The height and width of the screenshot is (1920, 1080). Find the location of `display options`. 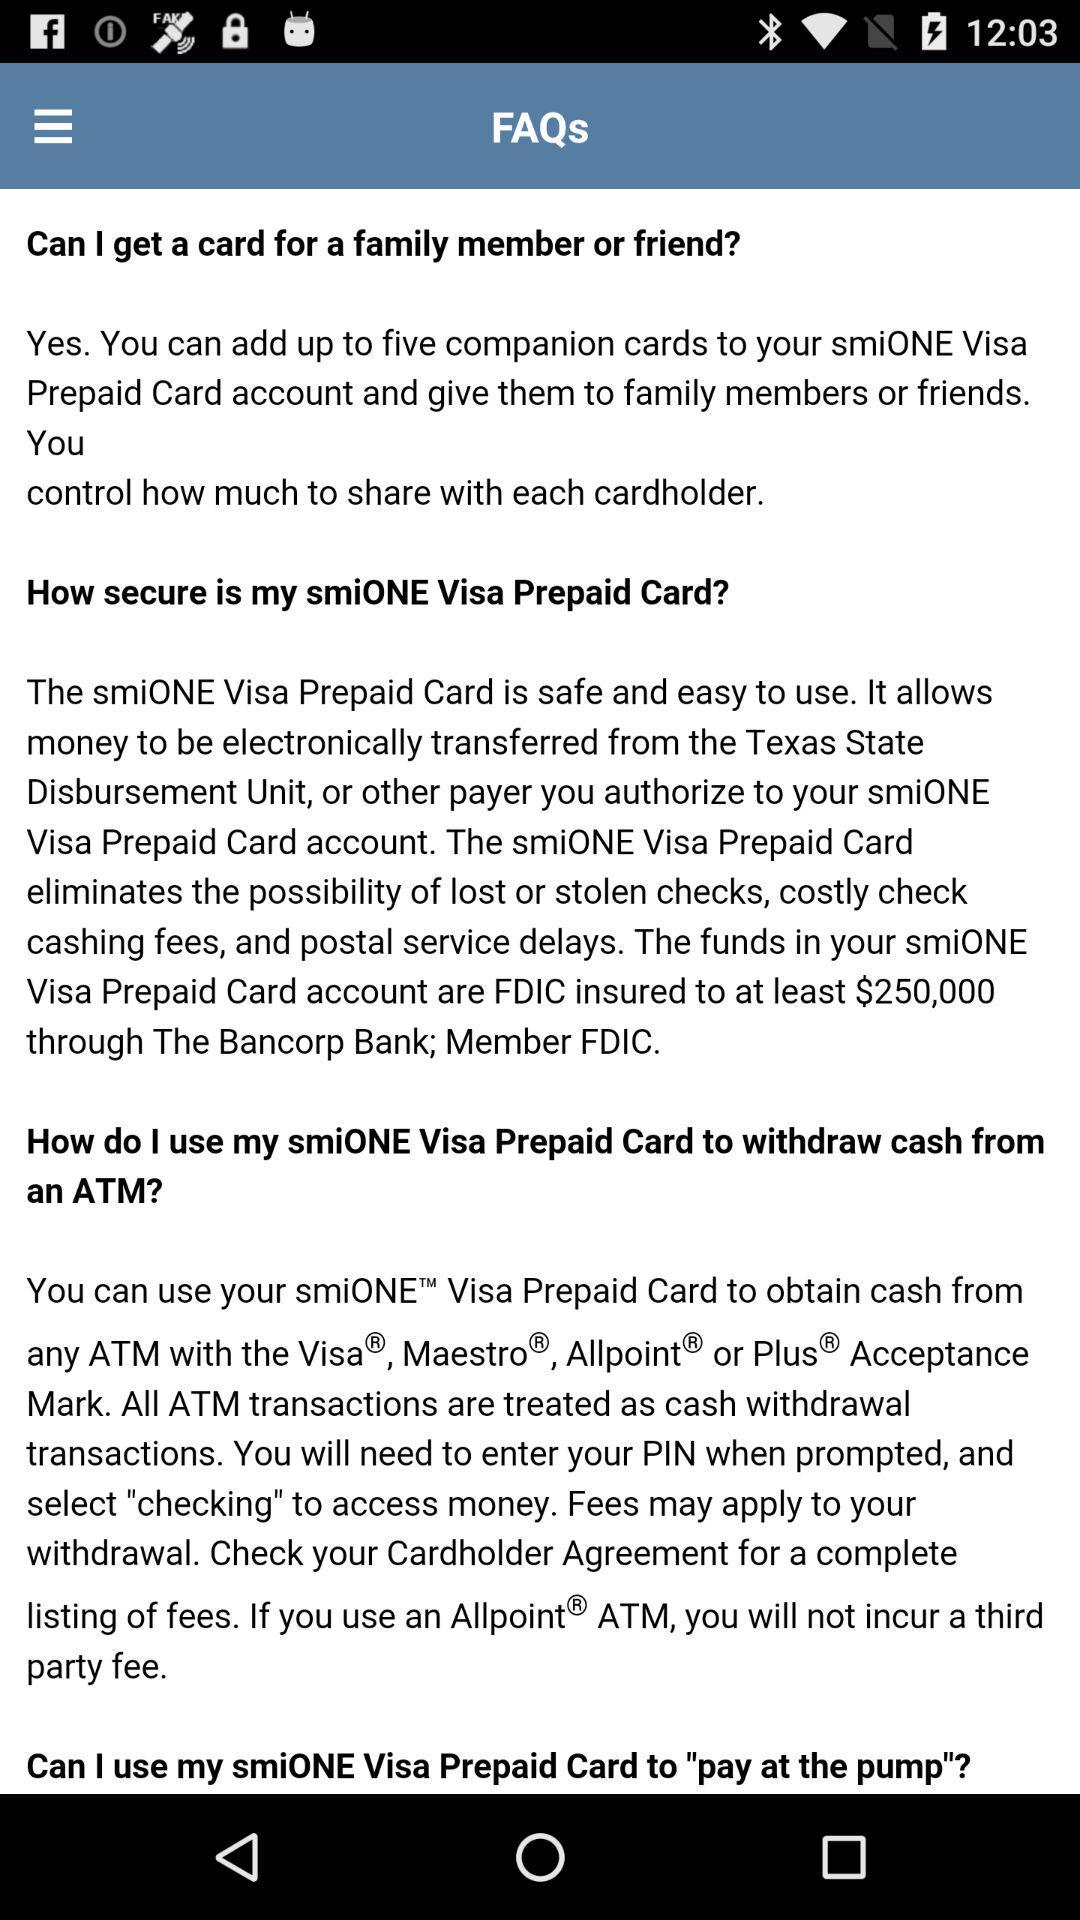

display options is located at coordinates (52, 124).